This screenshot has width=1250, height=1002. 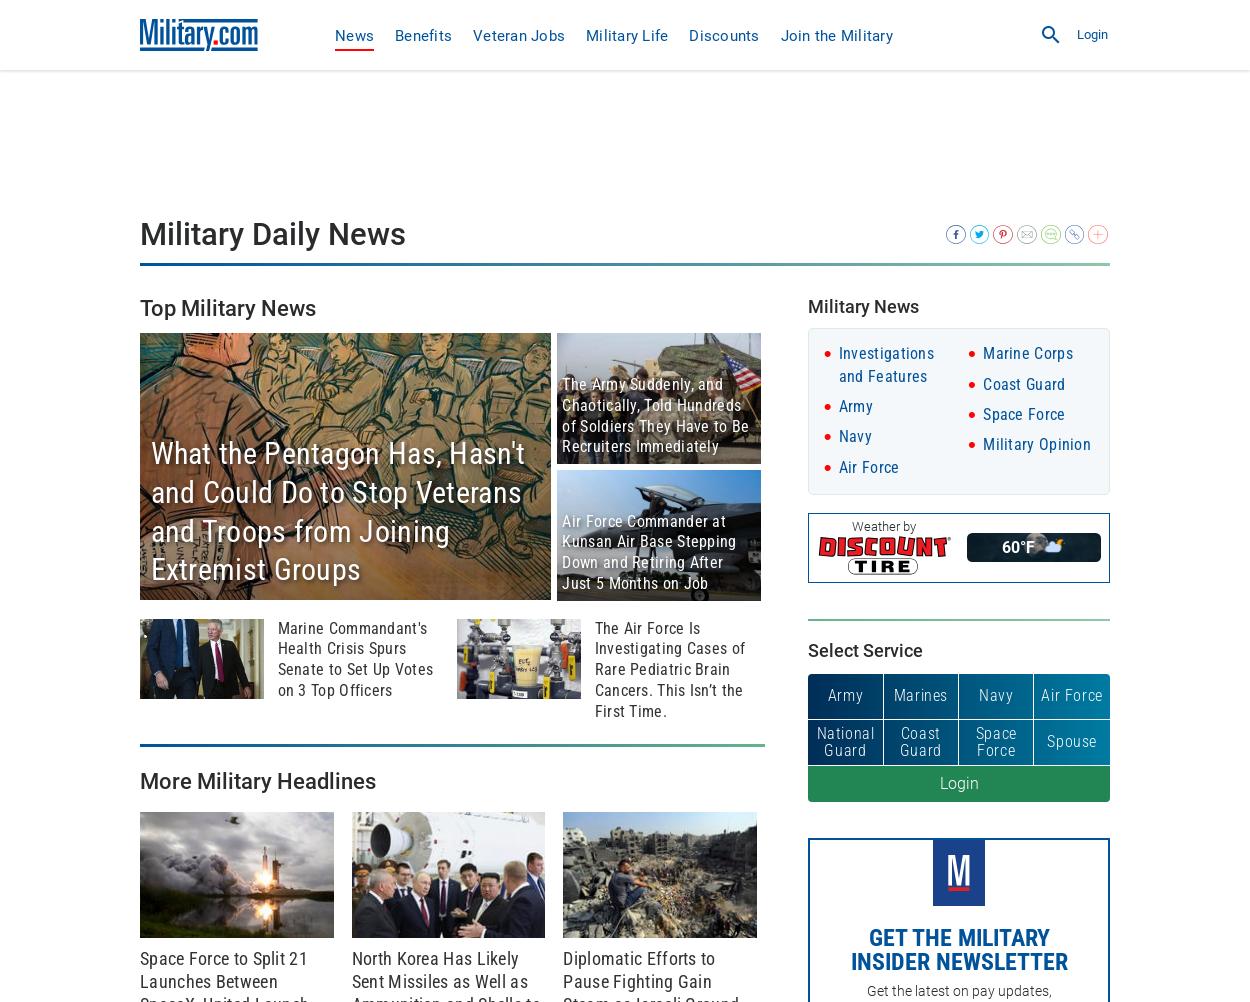 What do you see at coordinates (957, 948) in the screenshot?
I see `'Get the Military Insider Newsletter'` at bounding box center [957, 948].